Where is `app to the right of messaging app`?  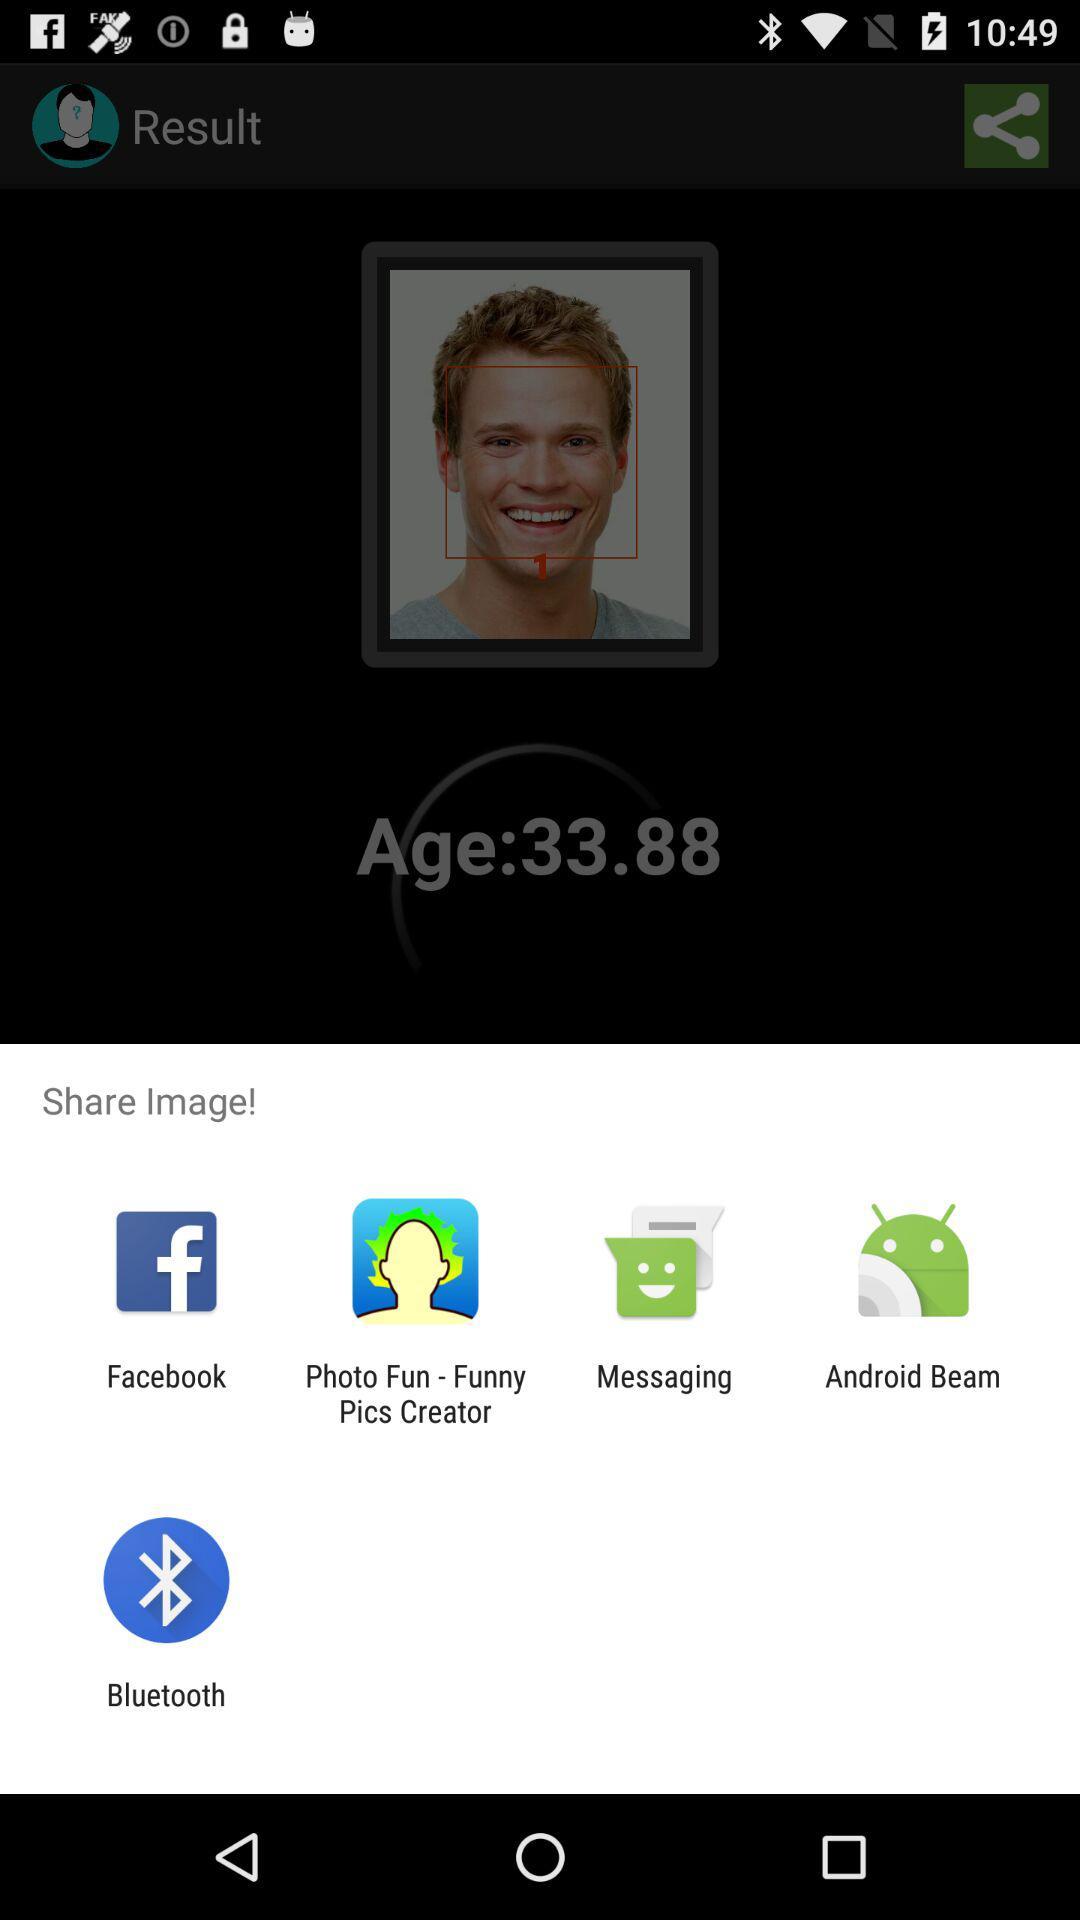 app to the right of messaging app is located at coordinates (913, 1392).